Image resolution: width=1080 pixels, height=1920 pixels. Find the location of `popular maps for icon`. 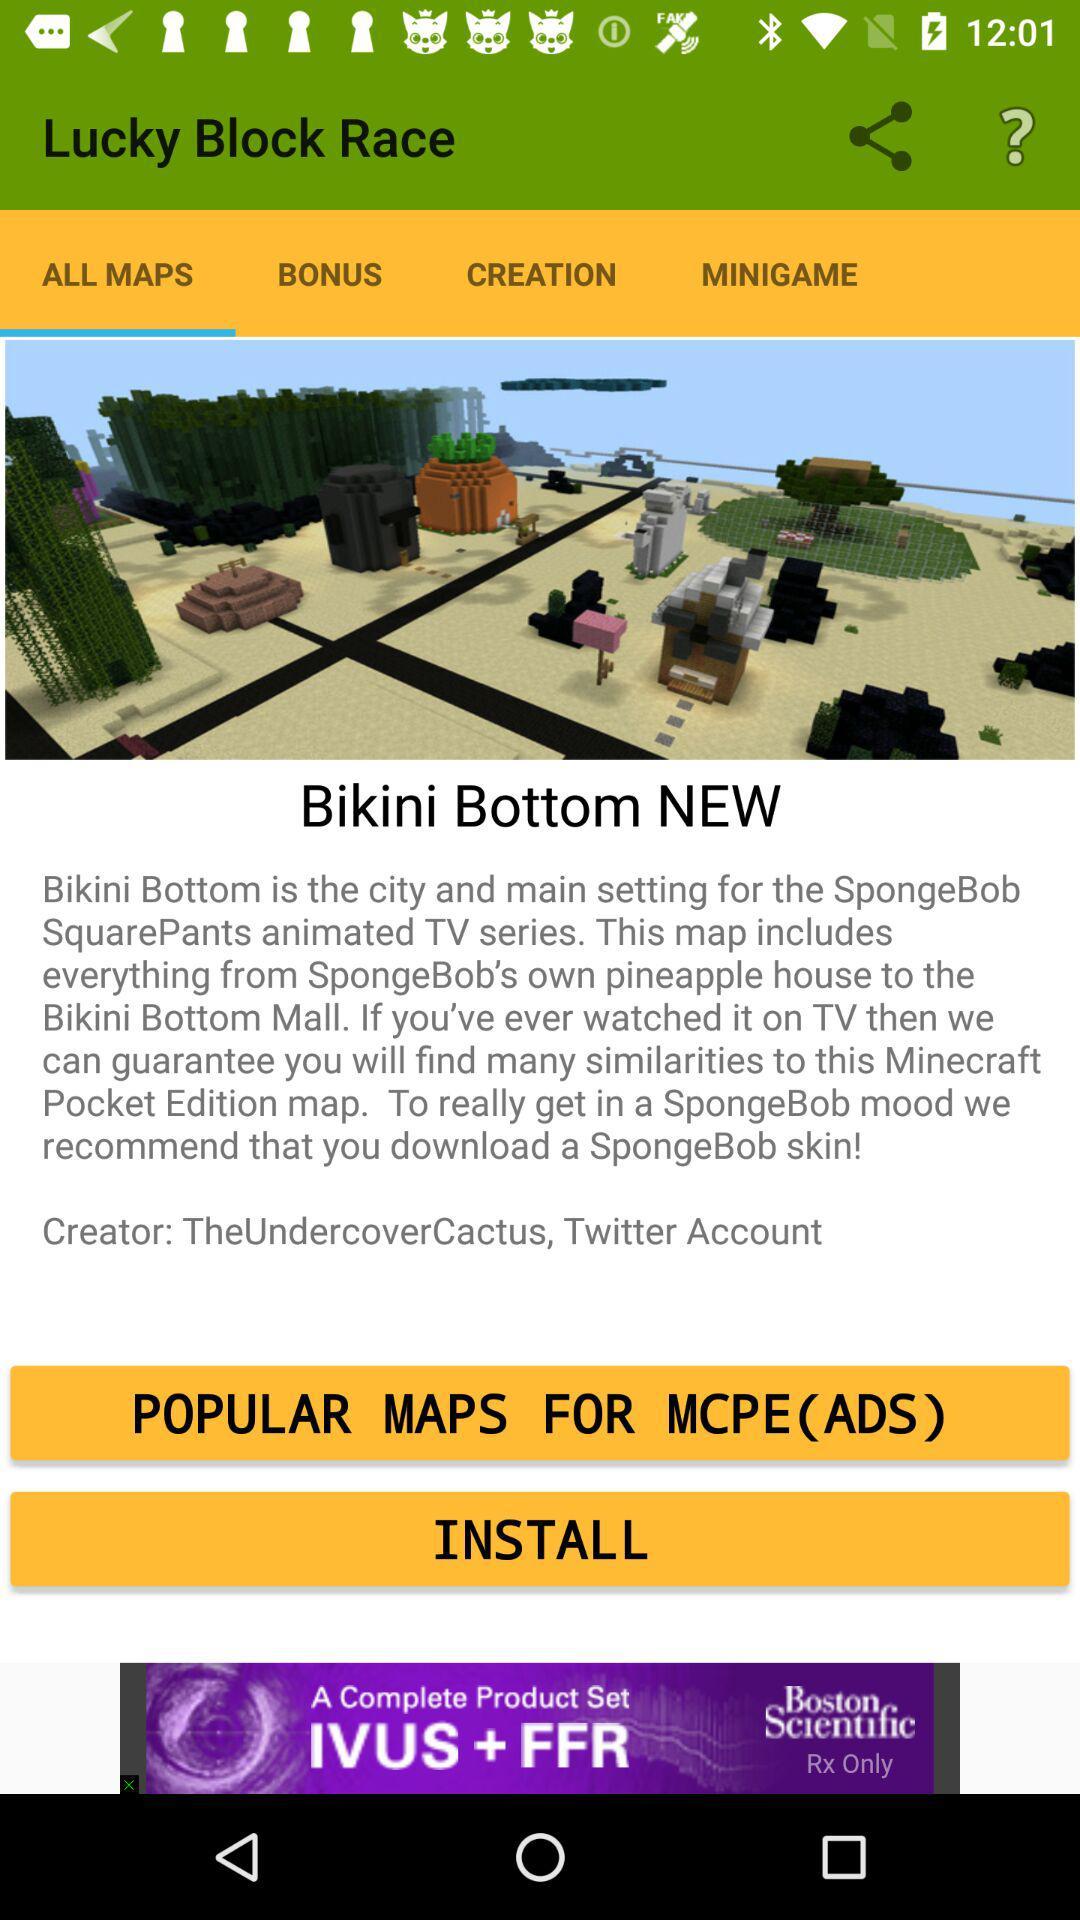

popular maps for icon is located at coordinates (540, 1411).